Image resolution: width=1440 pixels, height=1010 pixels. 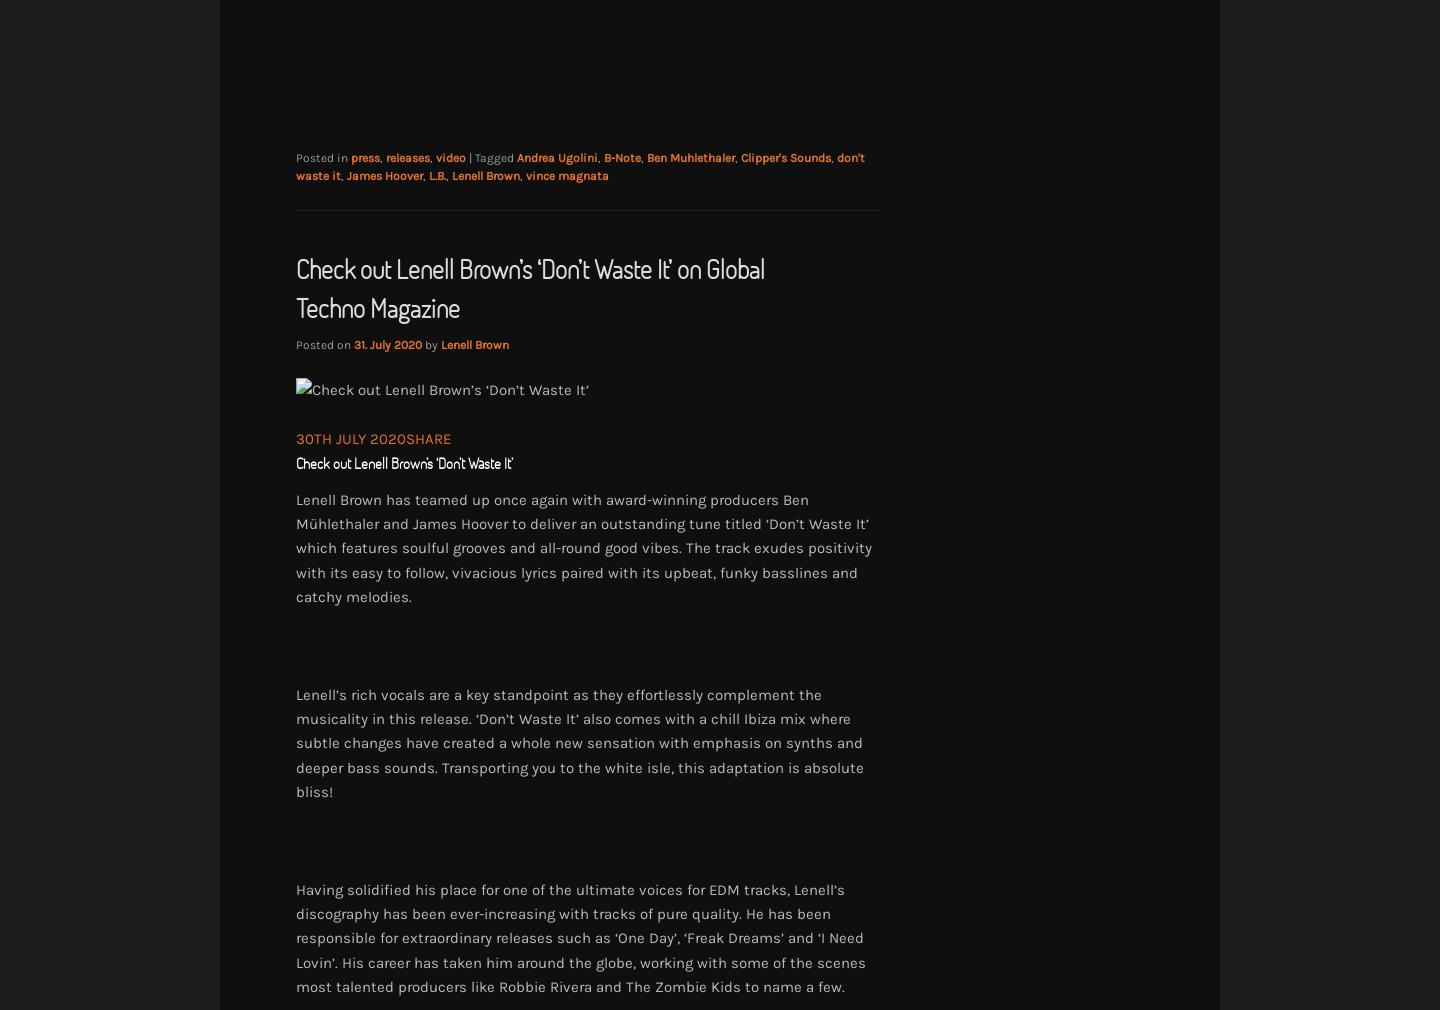 I want to click on '31. July 2020', so click(x=386, y=344).